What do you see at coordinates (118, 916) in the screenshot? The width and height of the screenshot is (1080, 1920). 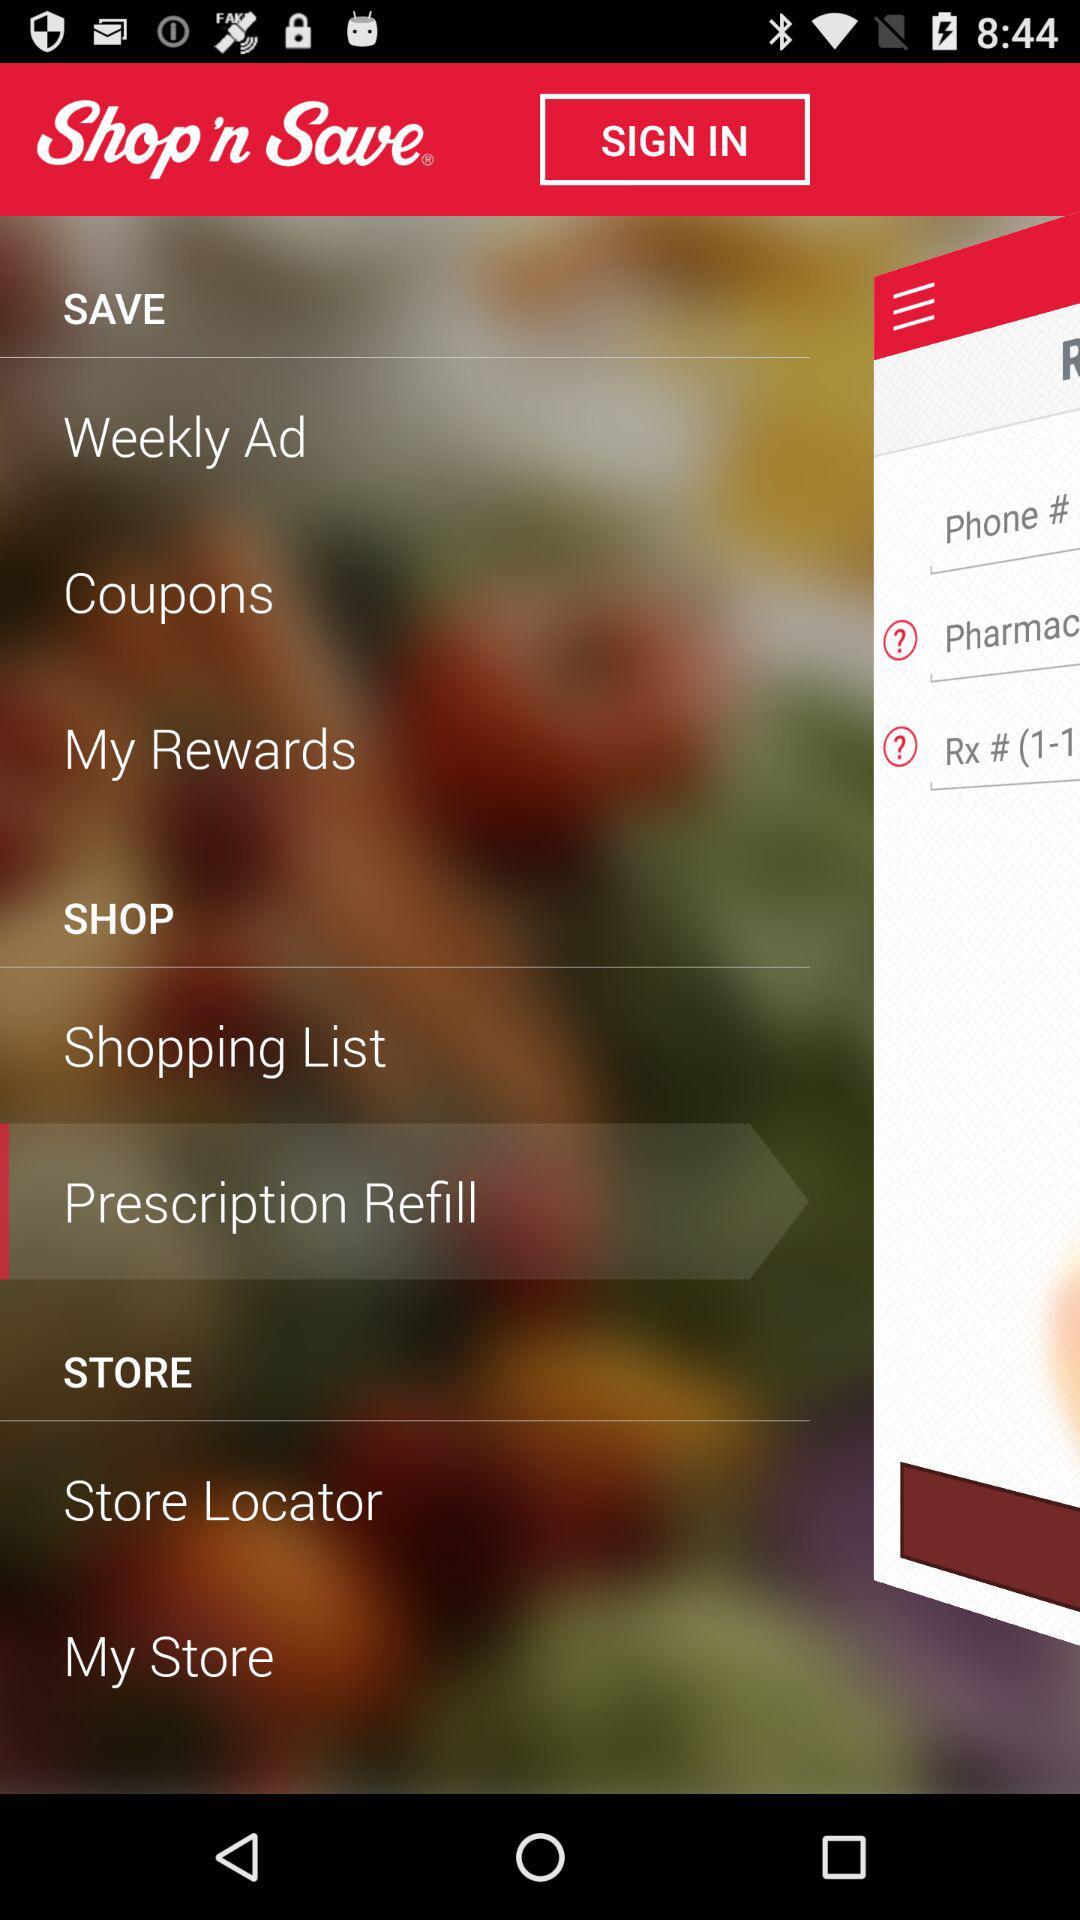 I see `the shop item` at bounding box center [118, 916].